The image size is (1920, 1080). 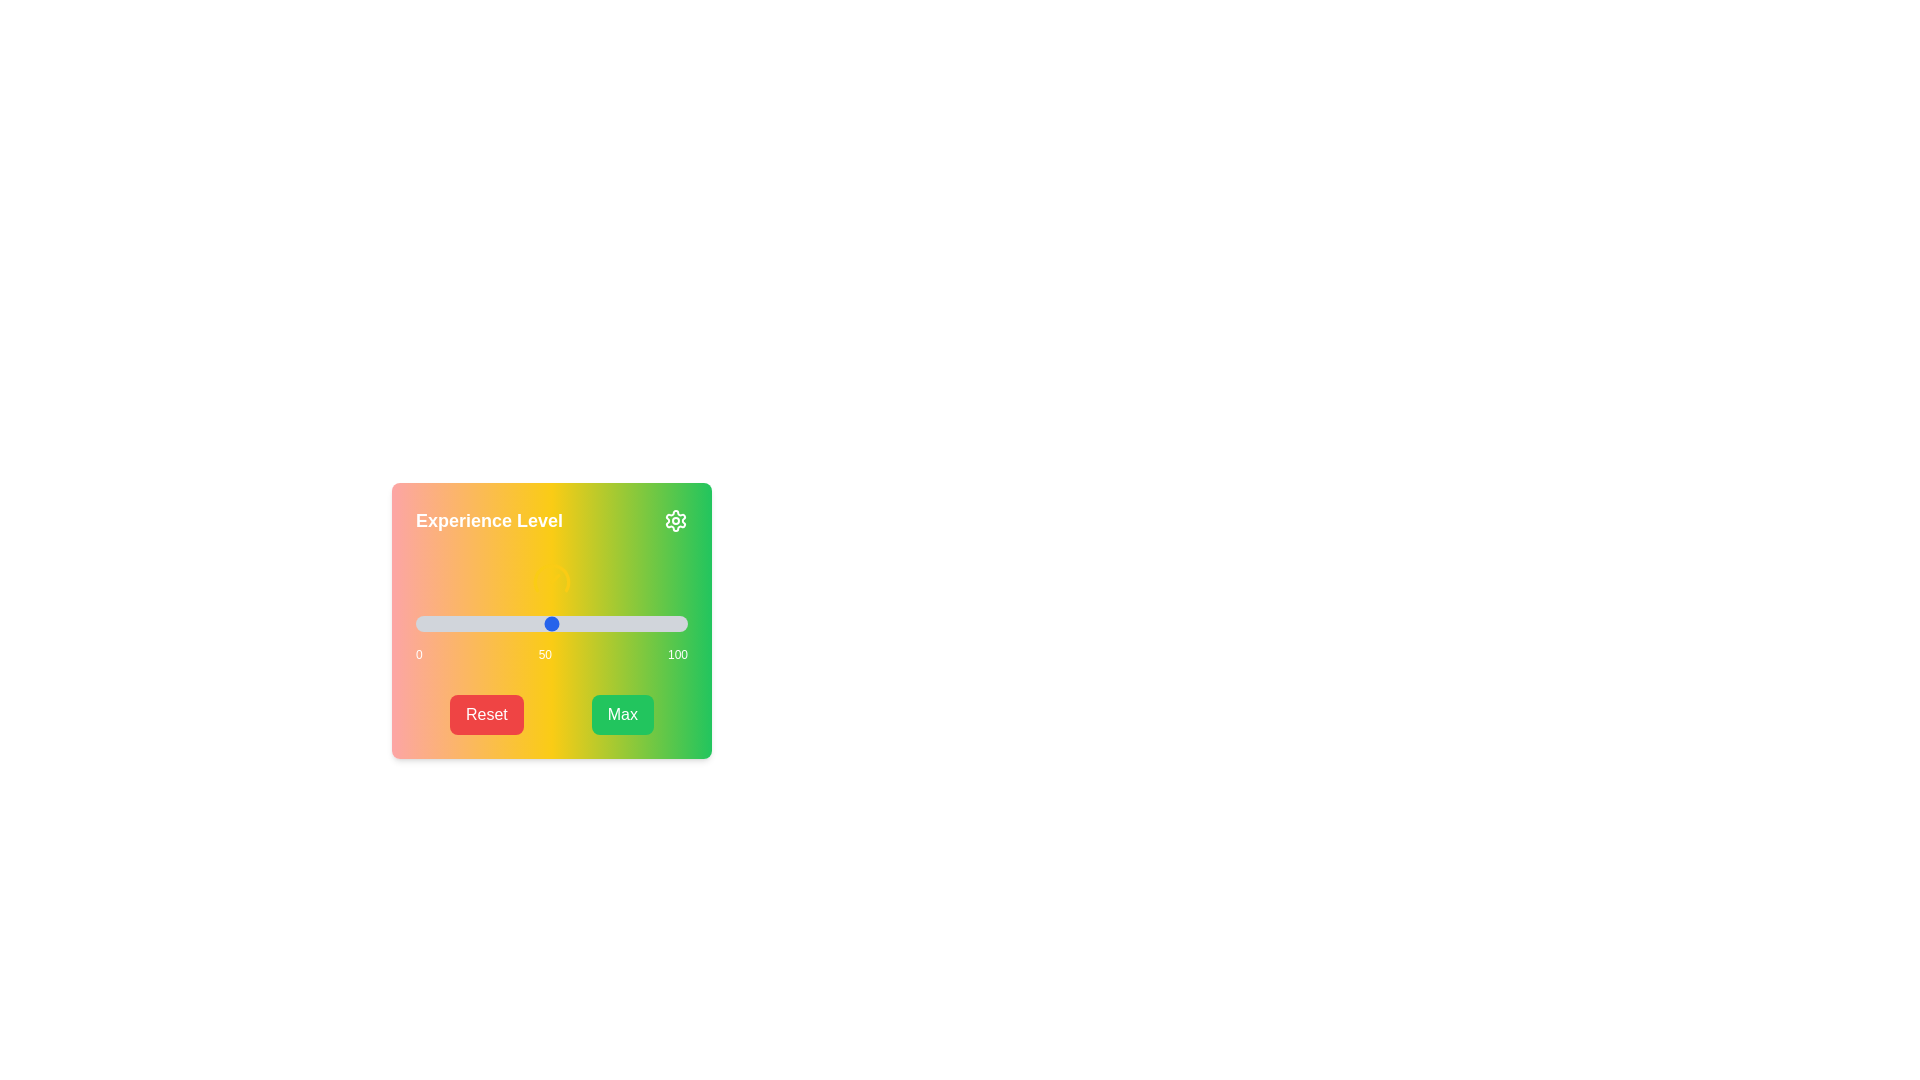 I want to click on the slider to set the value to 89, so click(x=657, y=623).